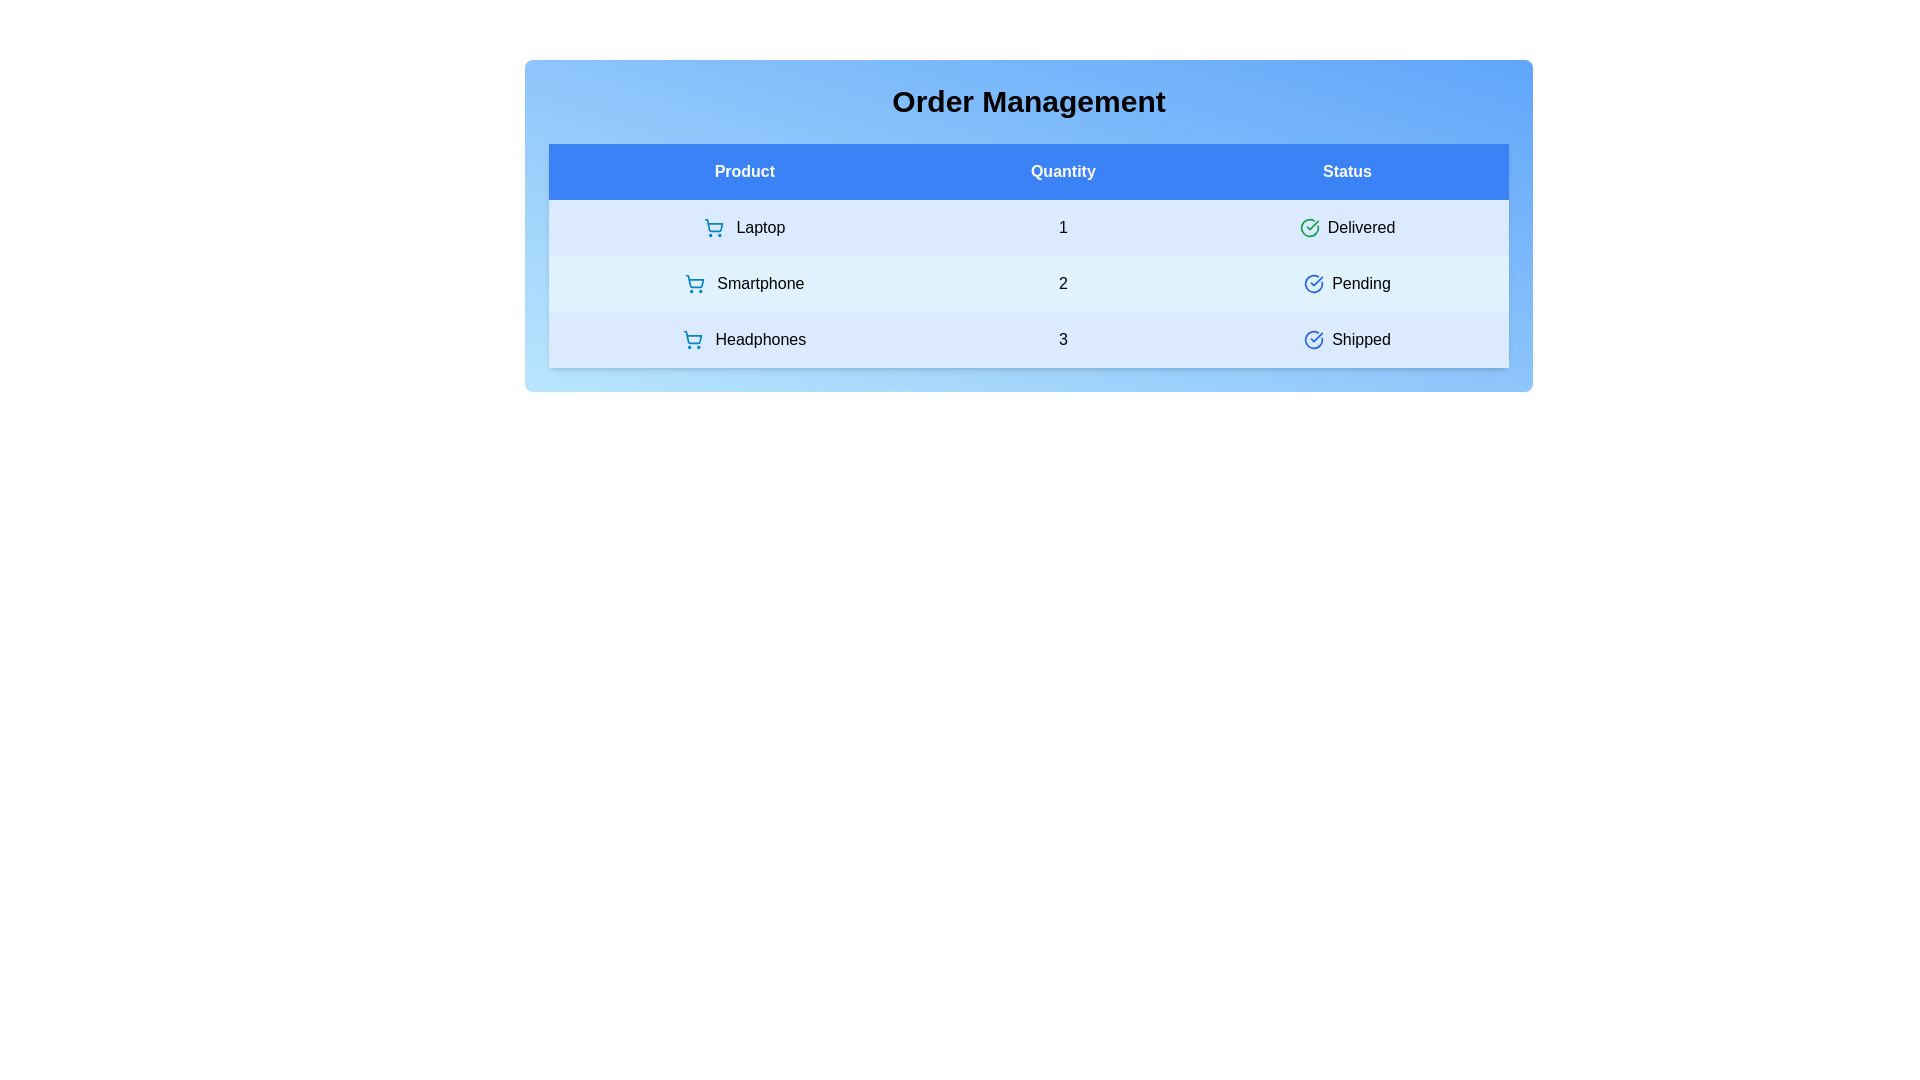 The width and height of the screenshot is (1920, 1080). Describe the element at coordinates (743, 338) in the screenshot. I see `the product name Headphones to select it` at that location.